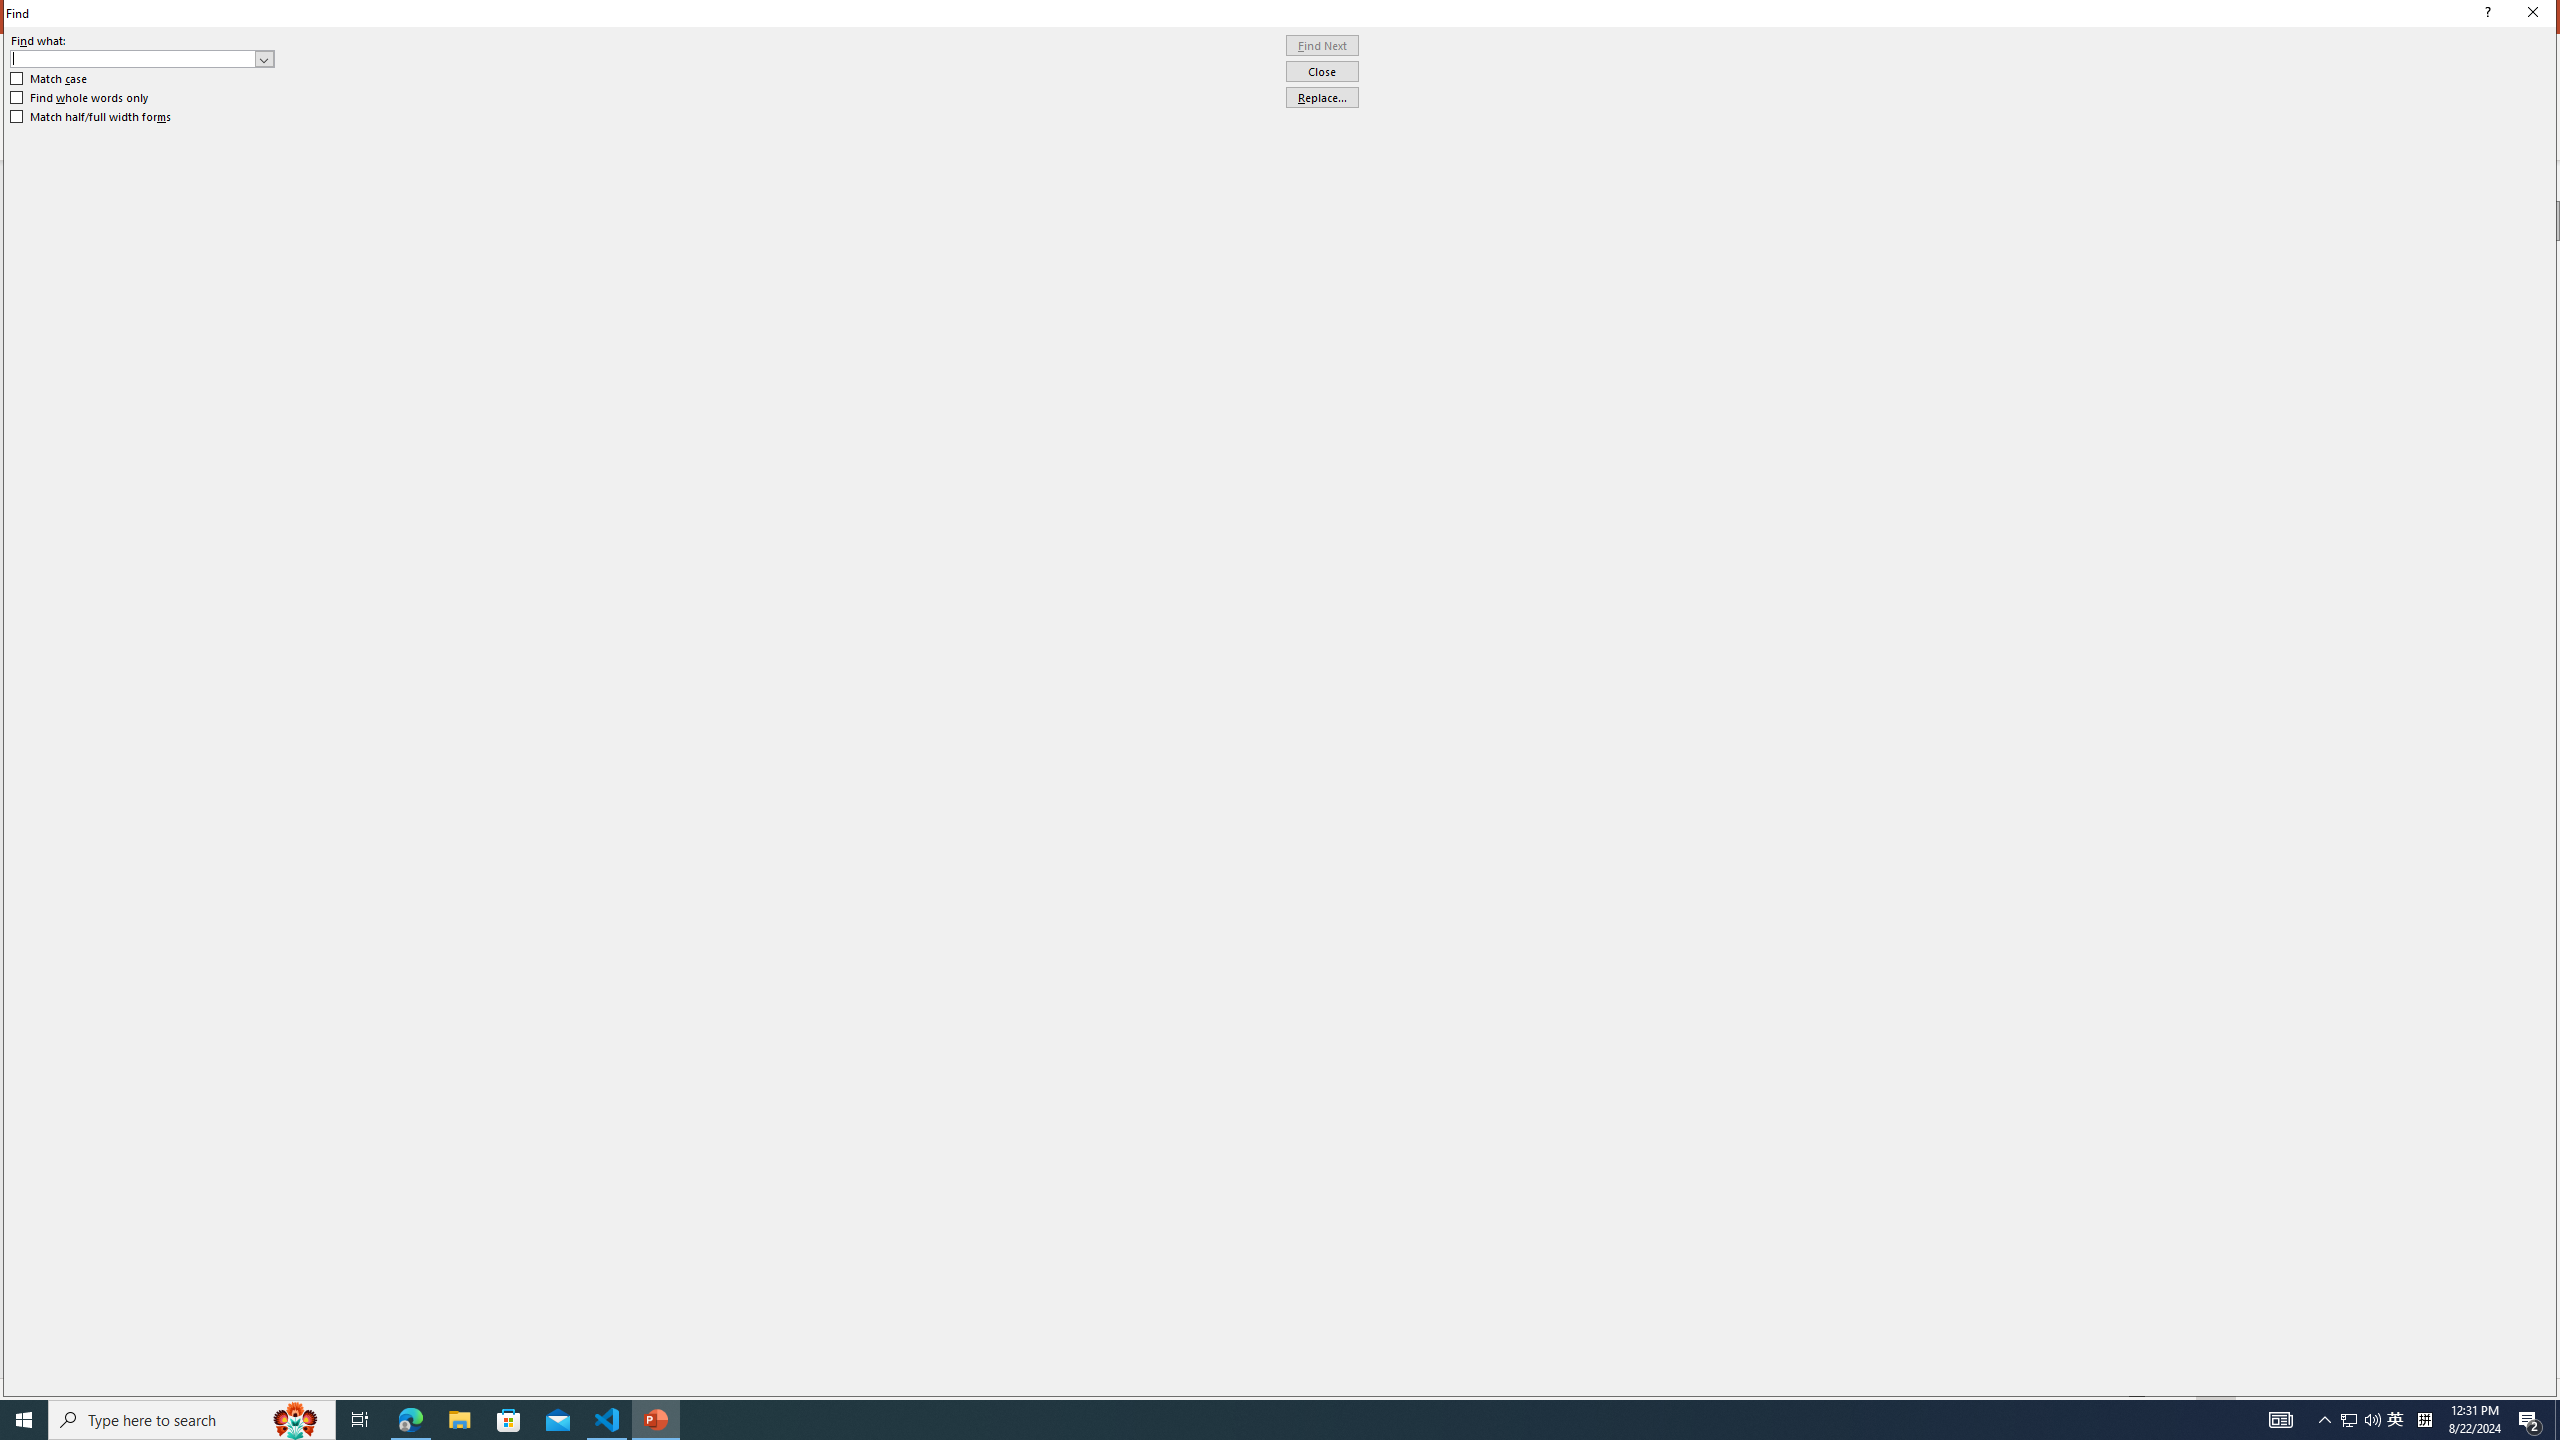  Describe the element at coordinates (80, 96) in the screenshot. I see `'Find whole words only'` at that location.